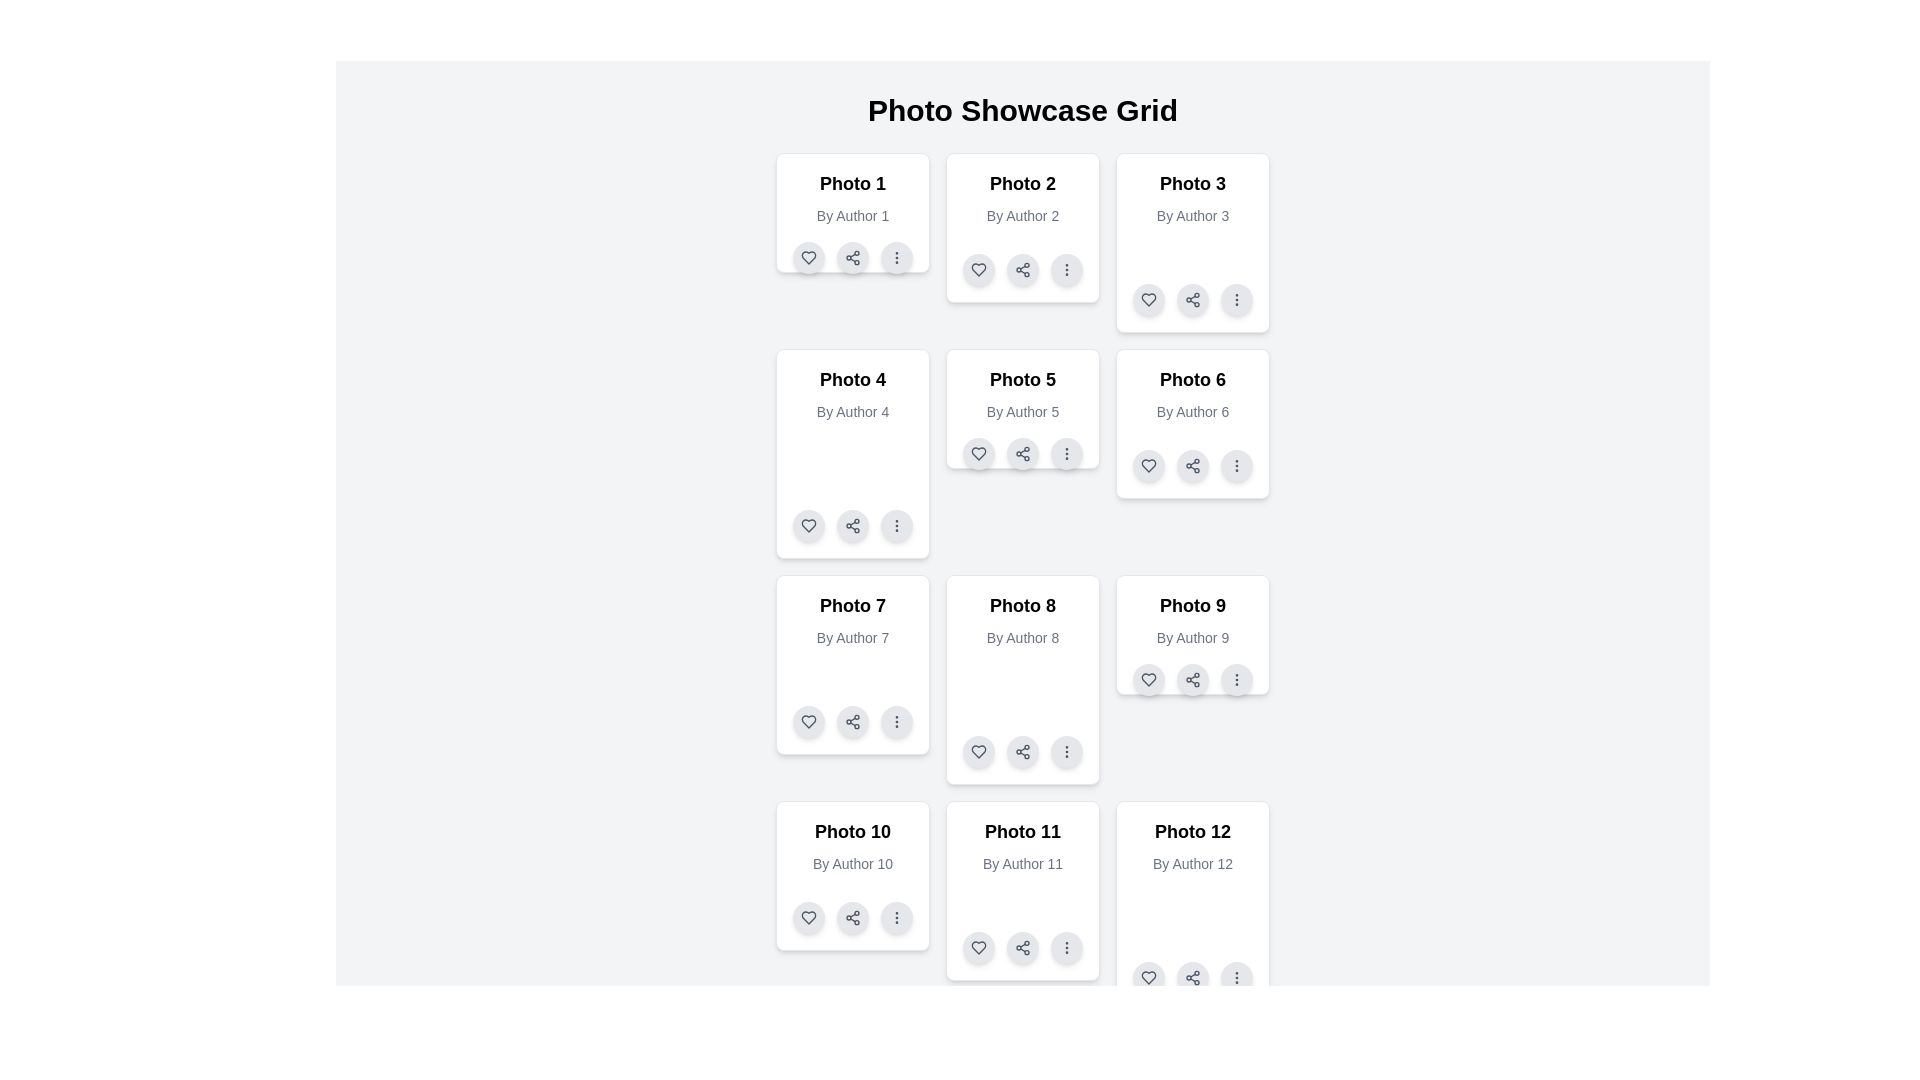 The image size is (1920, 1080). I want to click on the share icon located on the first Card element that showcases a photo, title, and author, positioned in the top-left corner of the grid, so click(853, 212).